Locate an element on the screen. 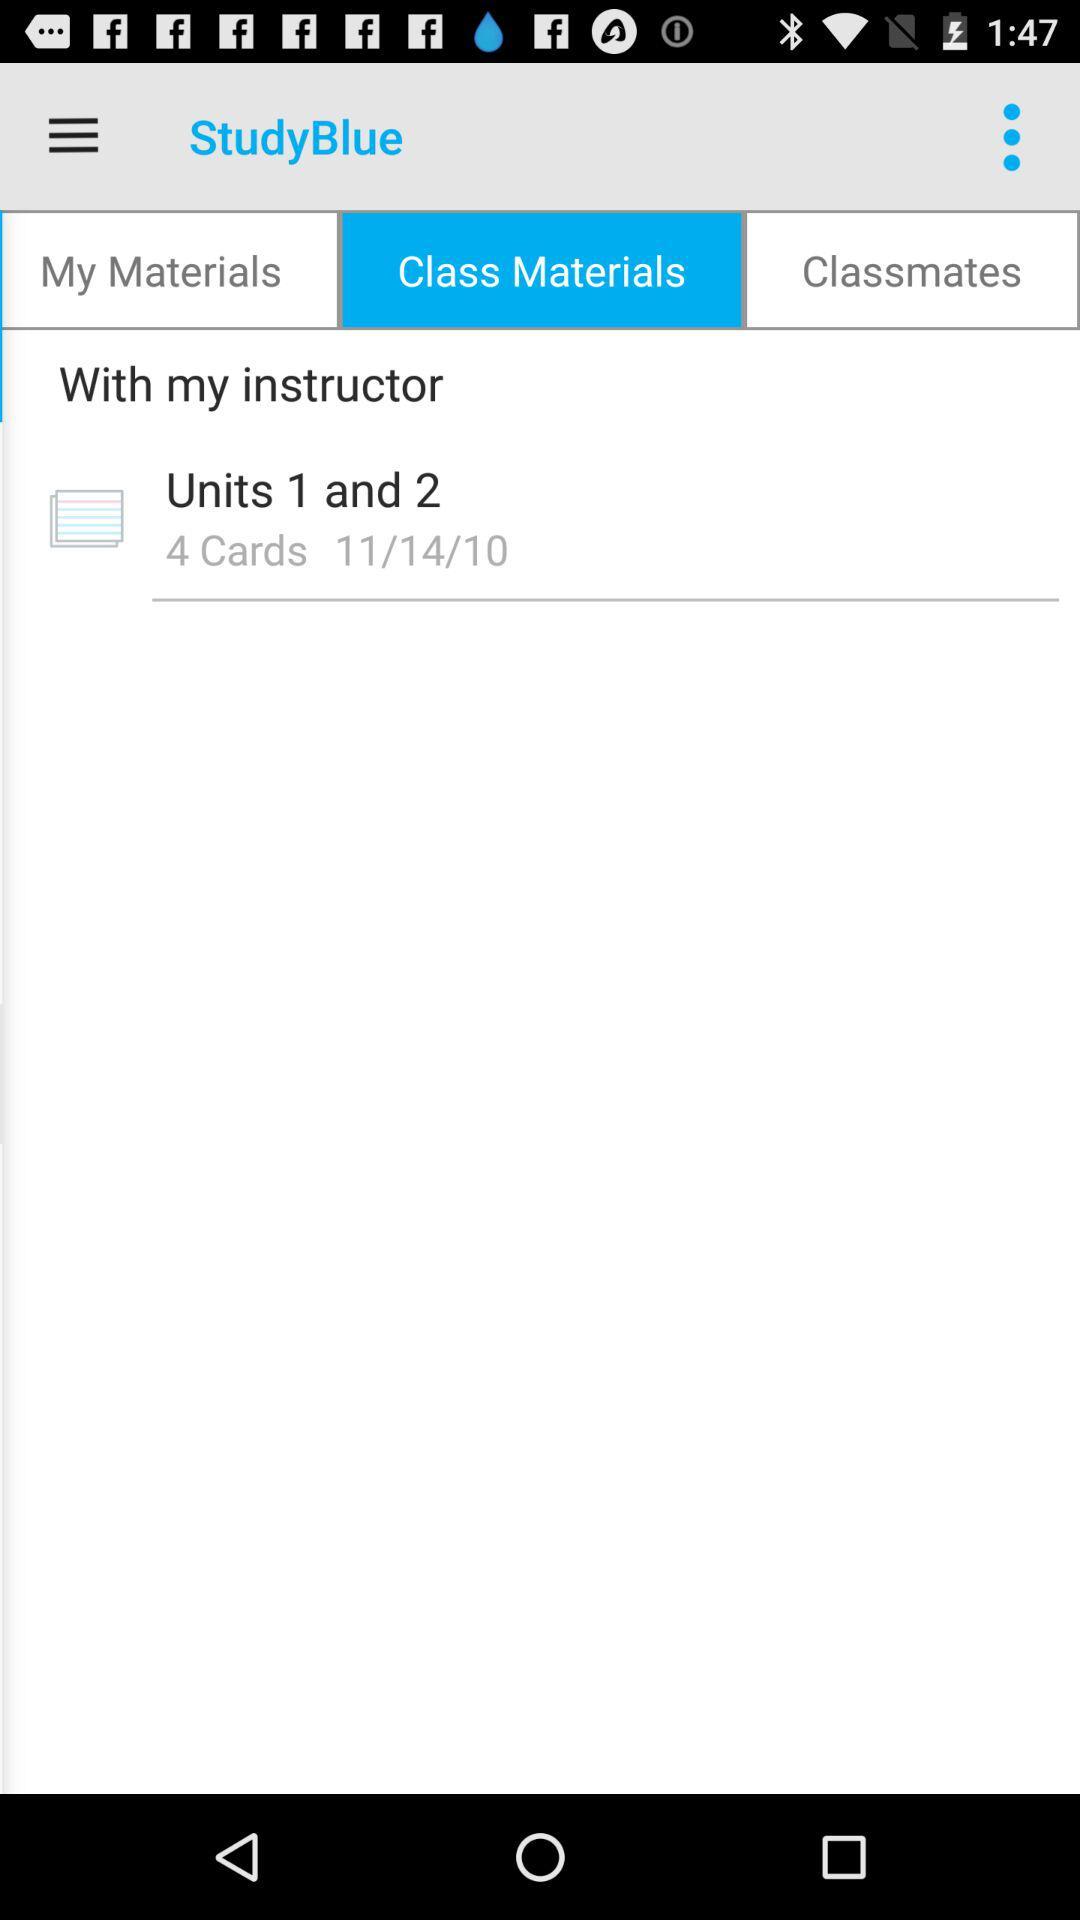 The width and height of the screenshot is (1080, 1920). the 4 cards icon is located at coordinates (235, 548).